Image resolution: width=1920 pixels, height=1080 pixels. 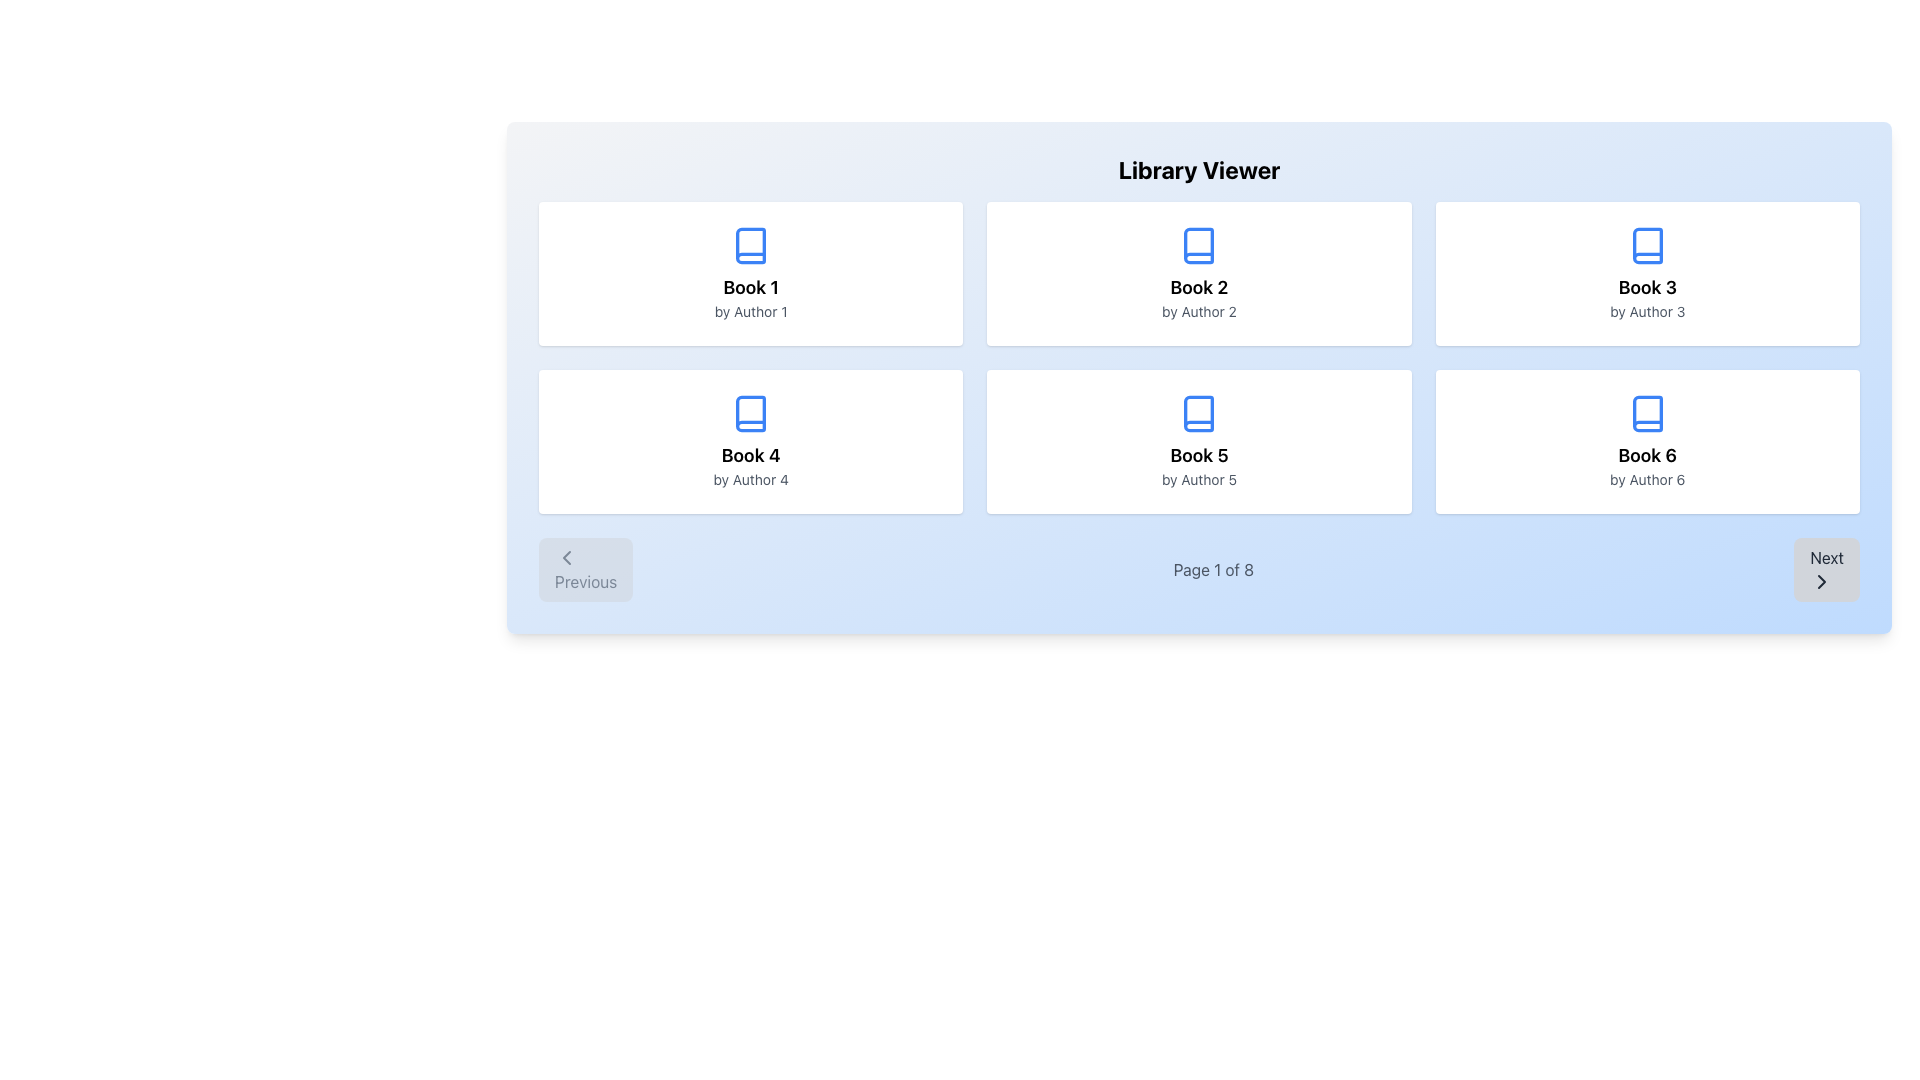 What do you see at coordinates (750, 479) in the screenshot?
I see `text content of the author label located directly underneath the title 'Book 4' in the book card layout` at bounding box center [750, 479].